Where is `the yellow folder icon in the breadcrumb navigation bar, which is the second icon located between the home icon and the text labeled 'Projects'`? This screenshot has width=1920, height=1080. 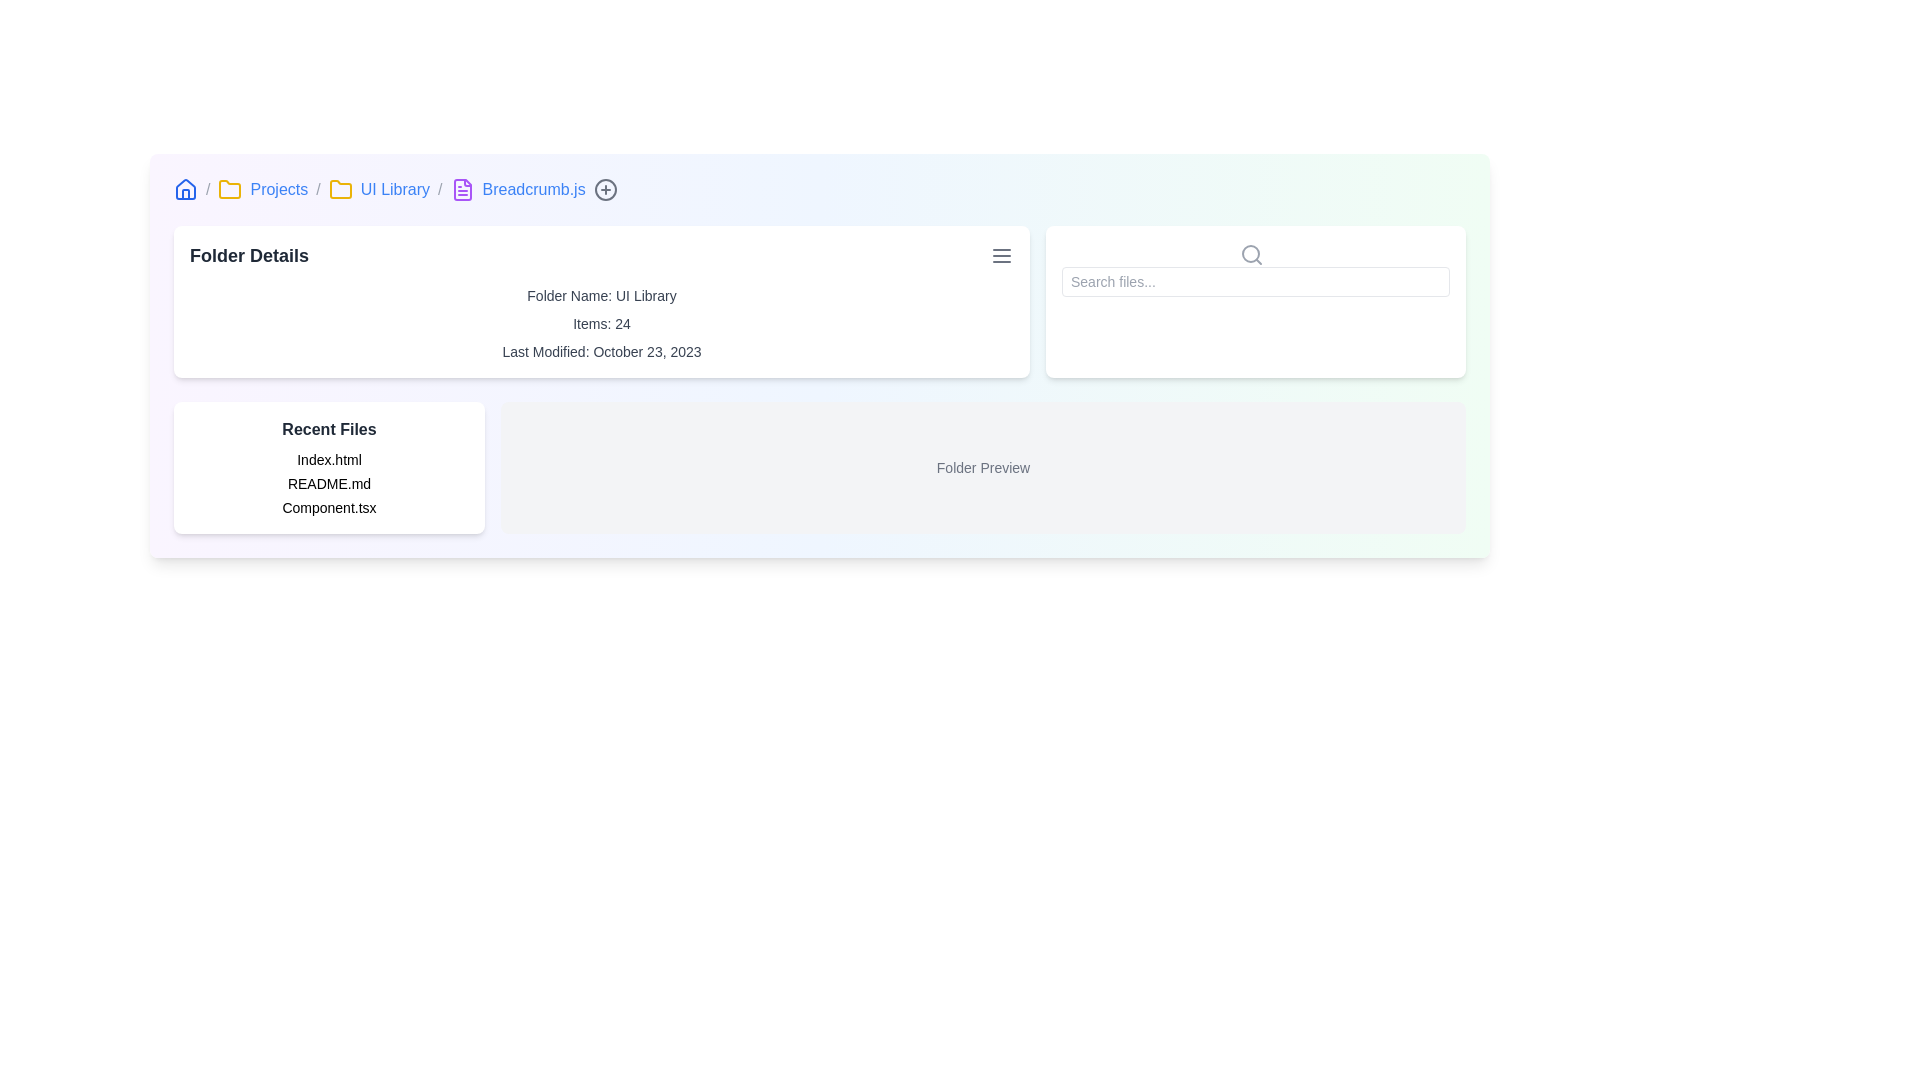
the yellow folder icon in the breadcrumb navigation bar, which is the second icon located between the home icon and the text labeled 'Projects' is located at coordinates (230, 189).